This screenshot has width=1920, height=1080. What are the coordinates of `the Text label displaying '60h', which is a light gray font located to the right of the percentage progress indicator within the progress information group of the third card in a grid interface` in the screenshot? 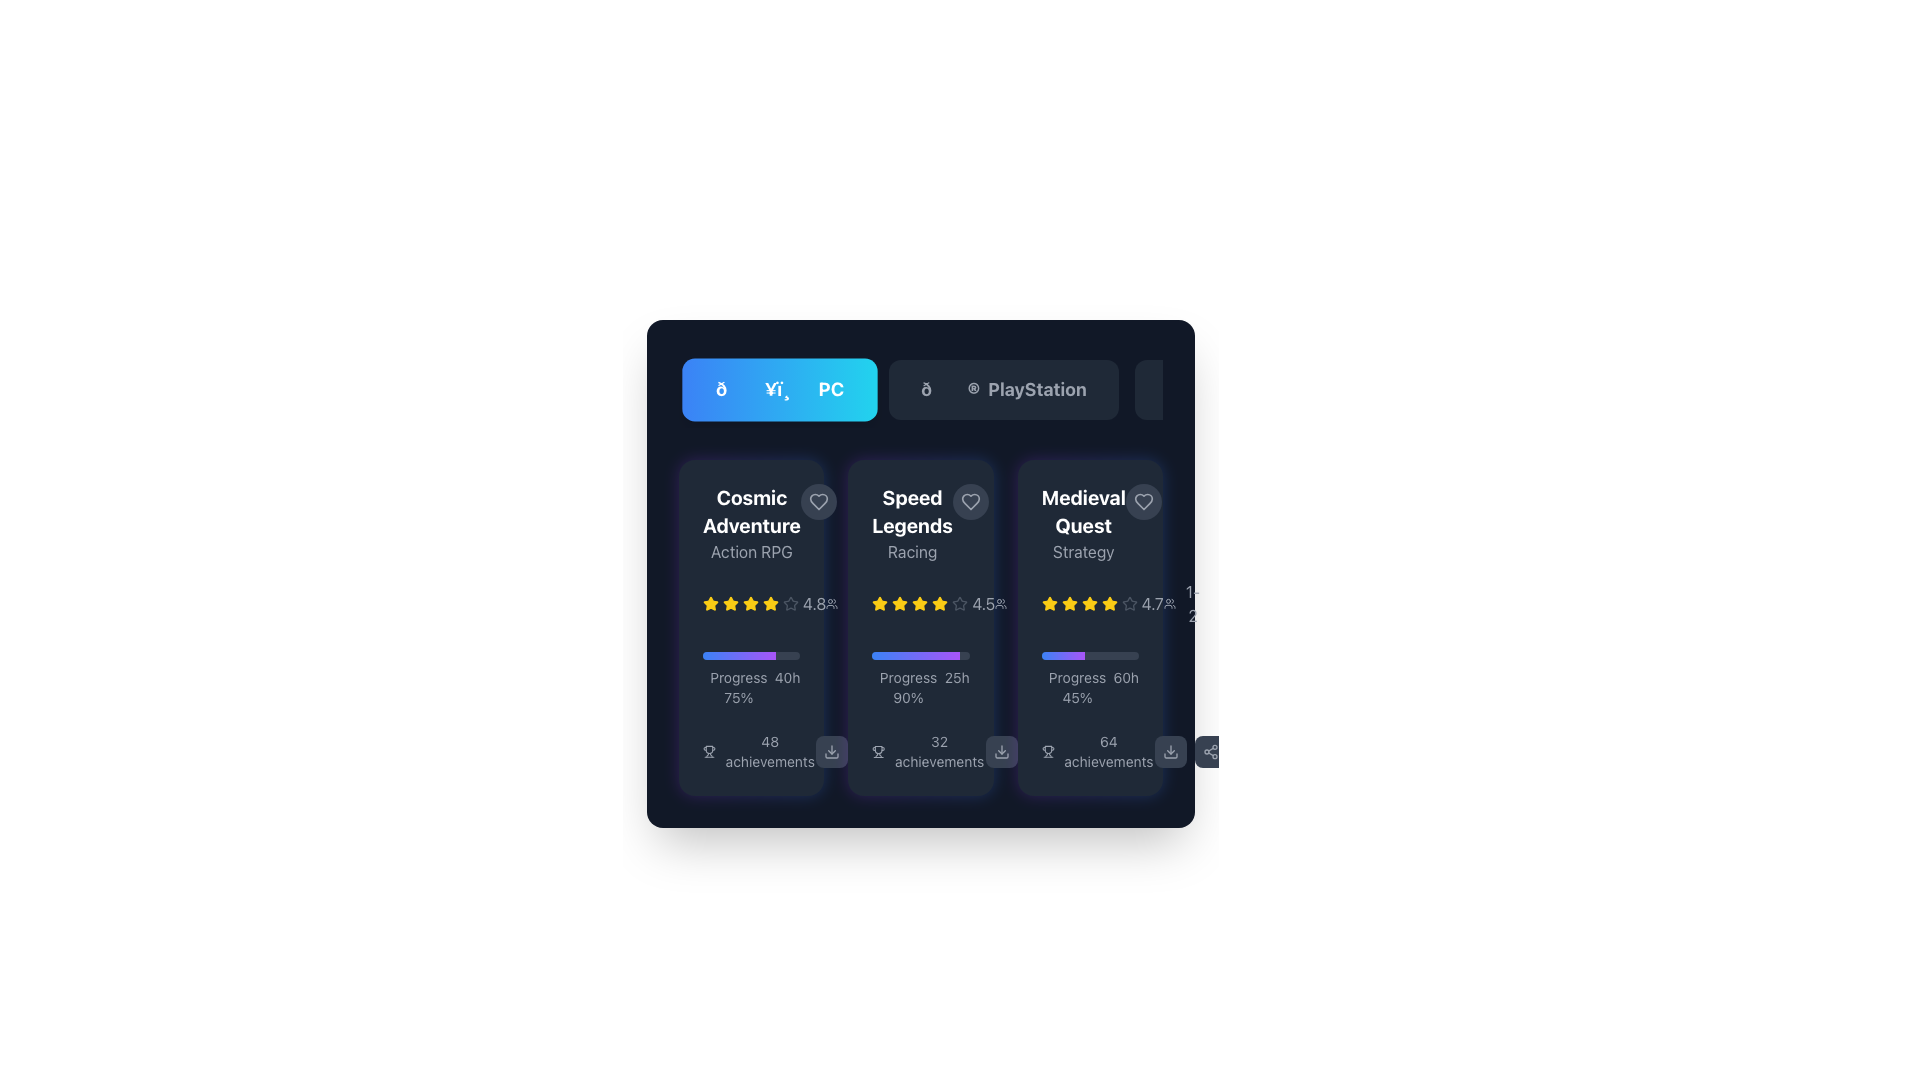 It's located at (1126, 686).